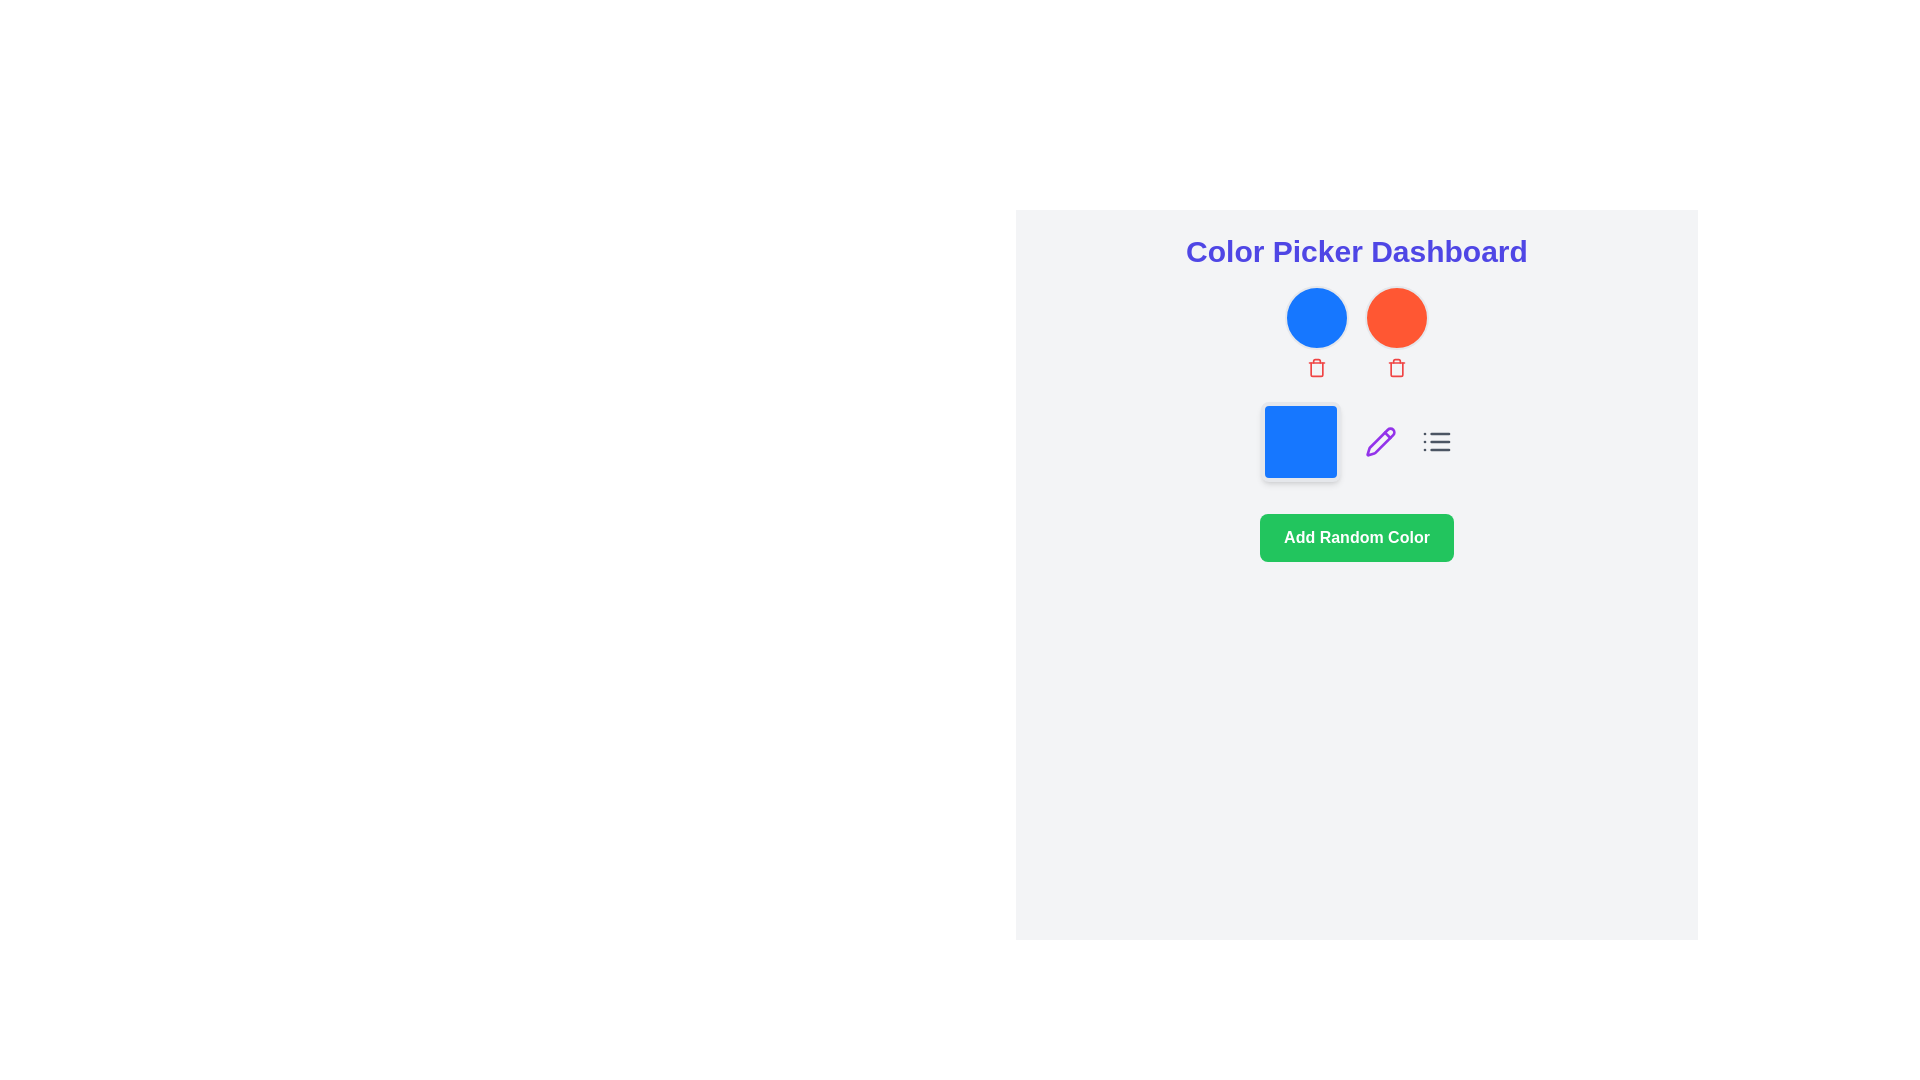 The width and height of the screenshot is (1920, 1080). What do you see at coordinates (1316, 367) in the screenshot?
I see `the trash icon located in the center of the interface, beneath the blue circular element` at bounding box center [1316, 367].